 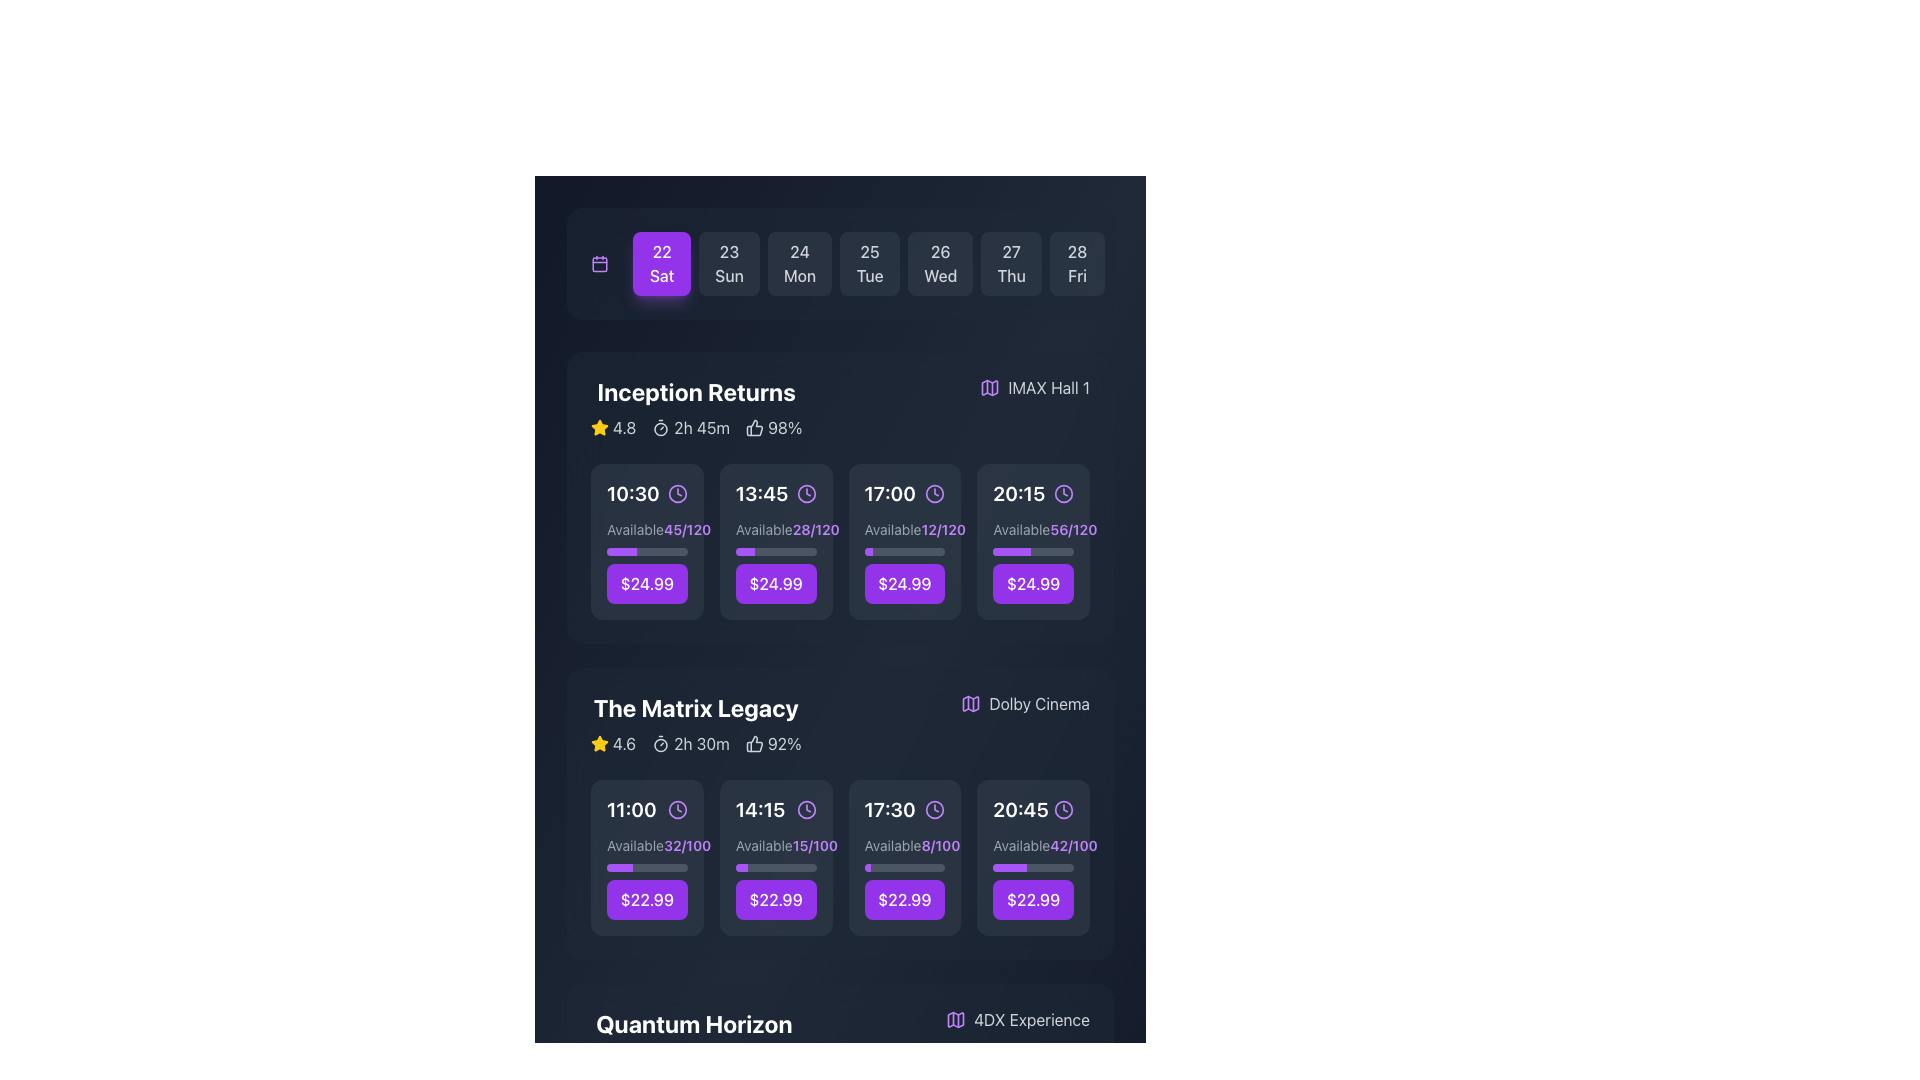 What do you see at coordinates (623, 744) in the screenshot?
I see `the numerical text '4.6' in the rating module, which is positioned adjacent to a yellow star icon under 'The Matrix Legacy'` at bounding box center [623, 744].